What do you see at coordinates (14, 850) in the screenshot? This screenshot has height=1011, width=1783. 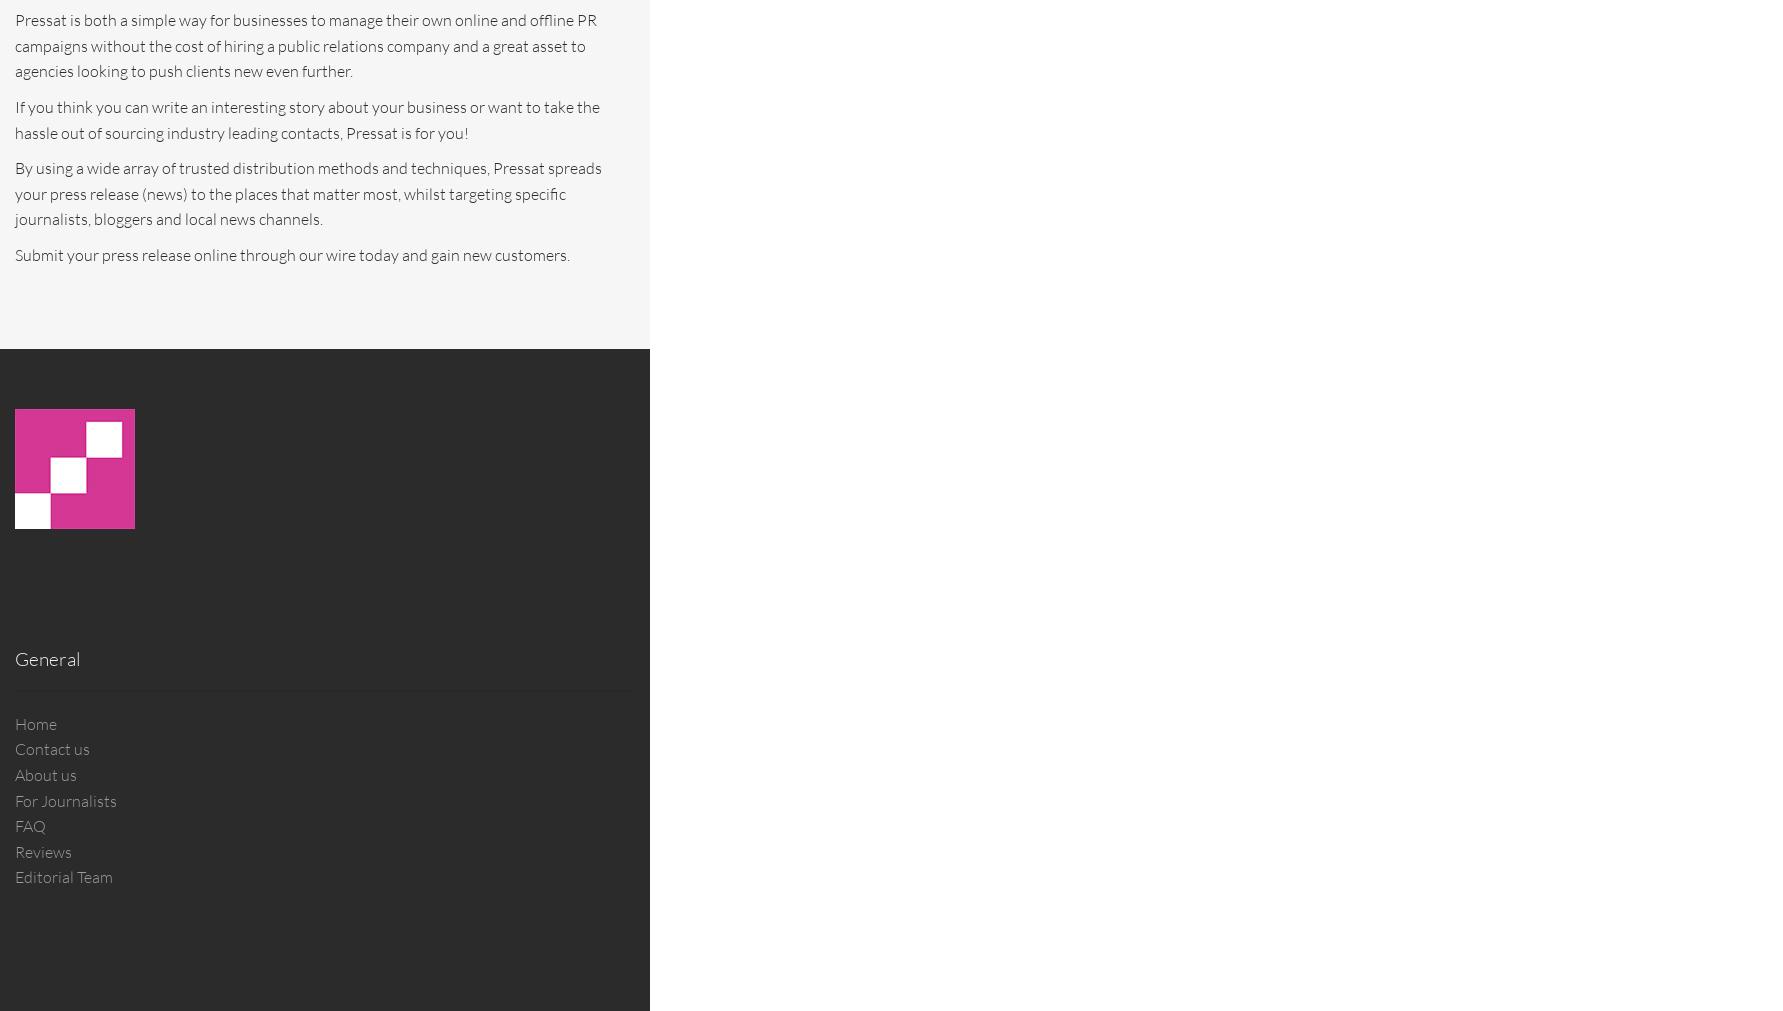 I see `'Reviews'` at bounding box center [14, 850].